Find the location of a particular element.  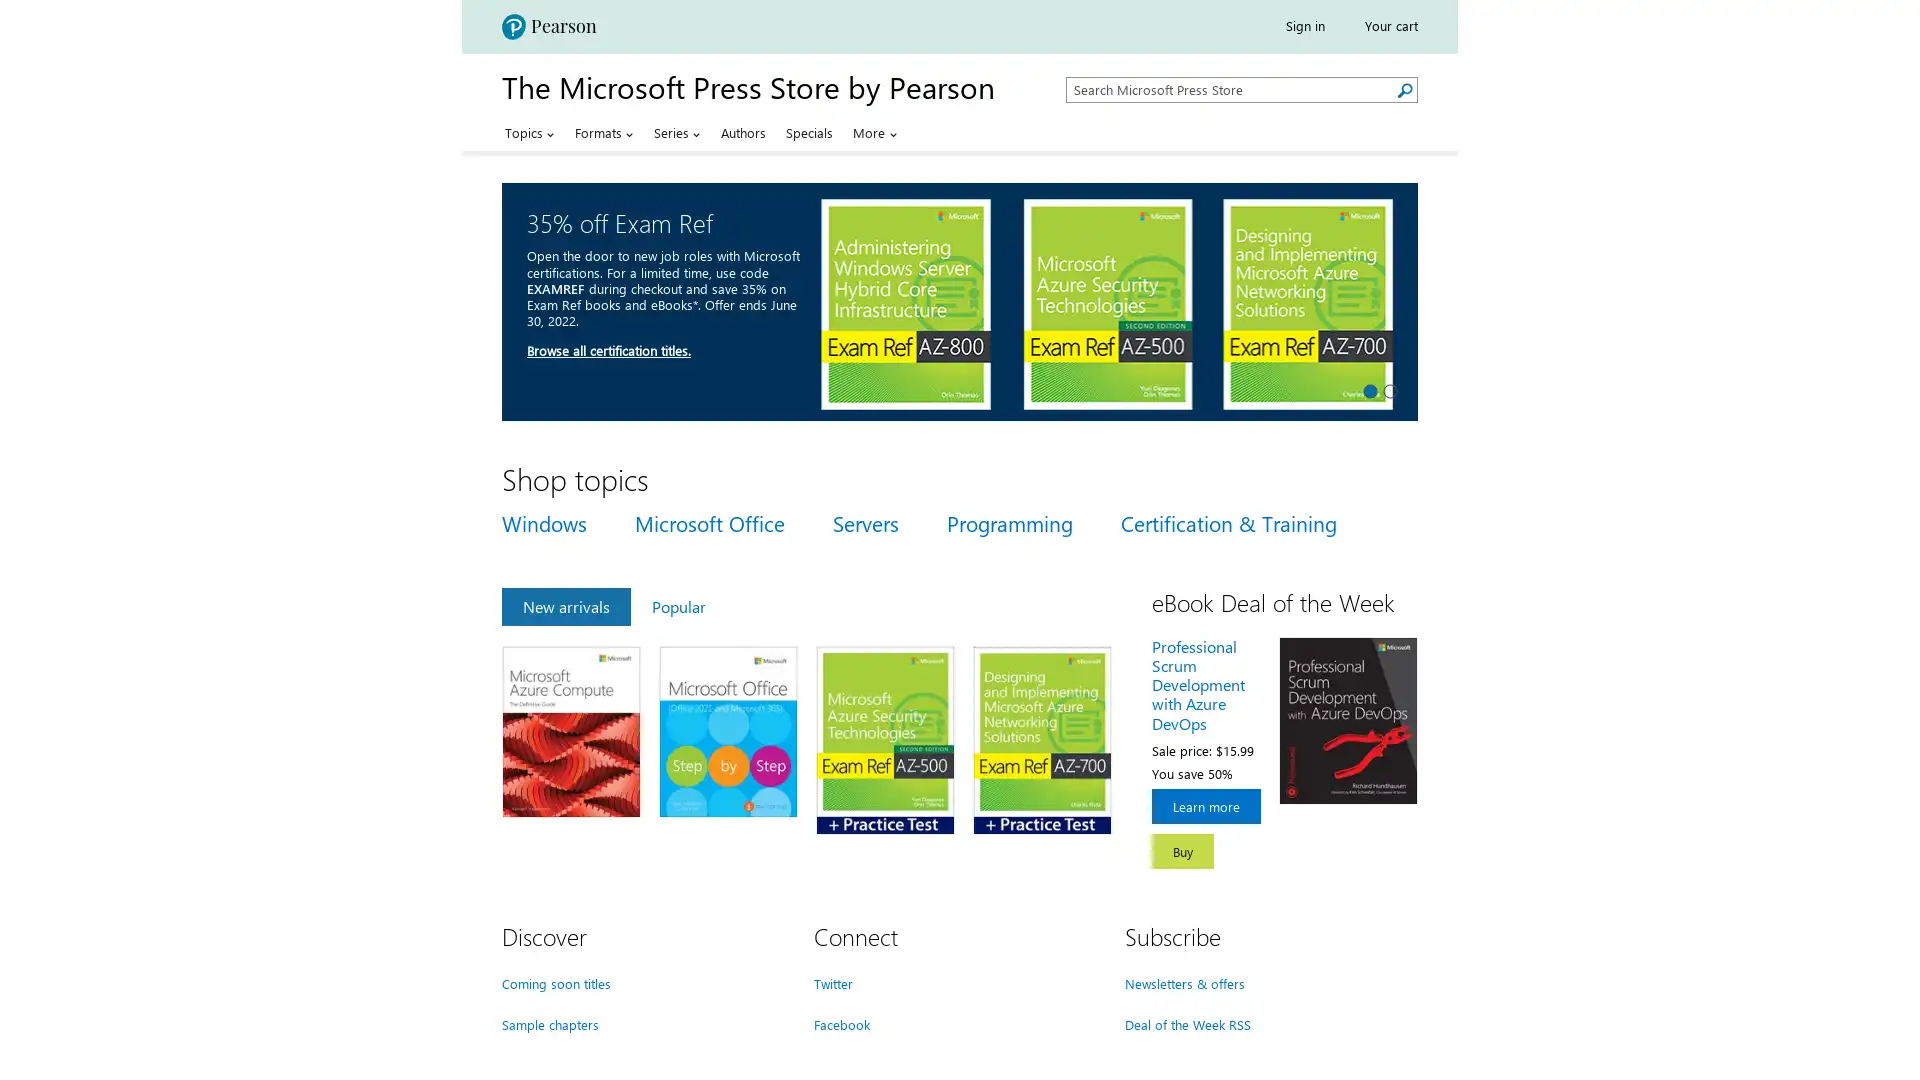

Search is located at coordinates (1404, 88).